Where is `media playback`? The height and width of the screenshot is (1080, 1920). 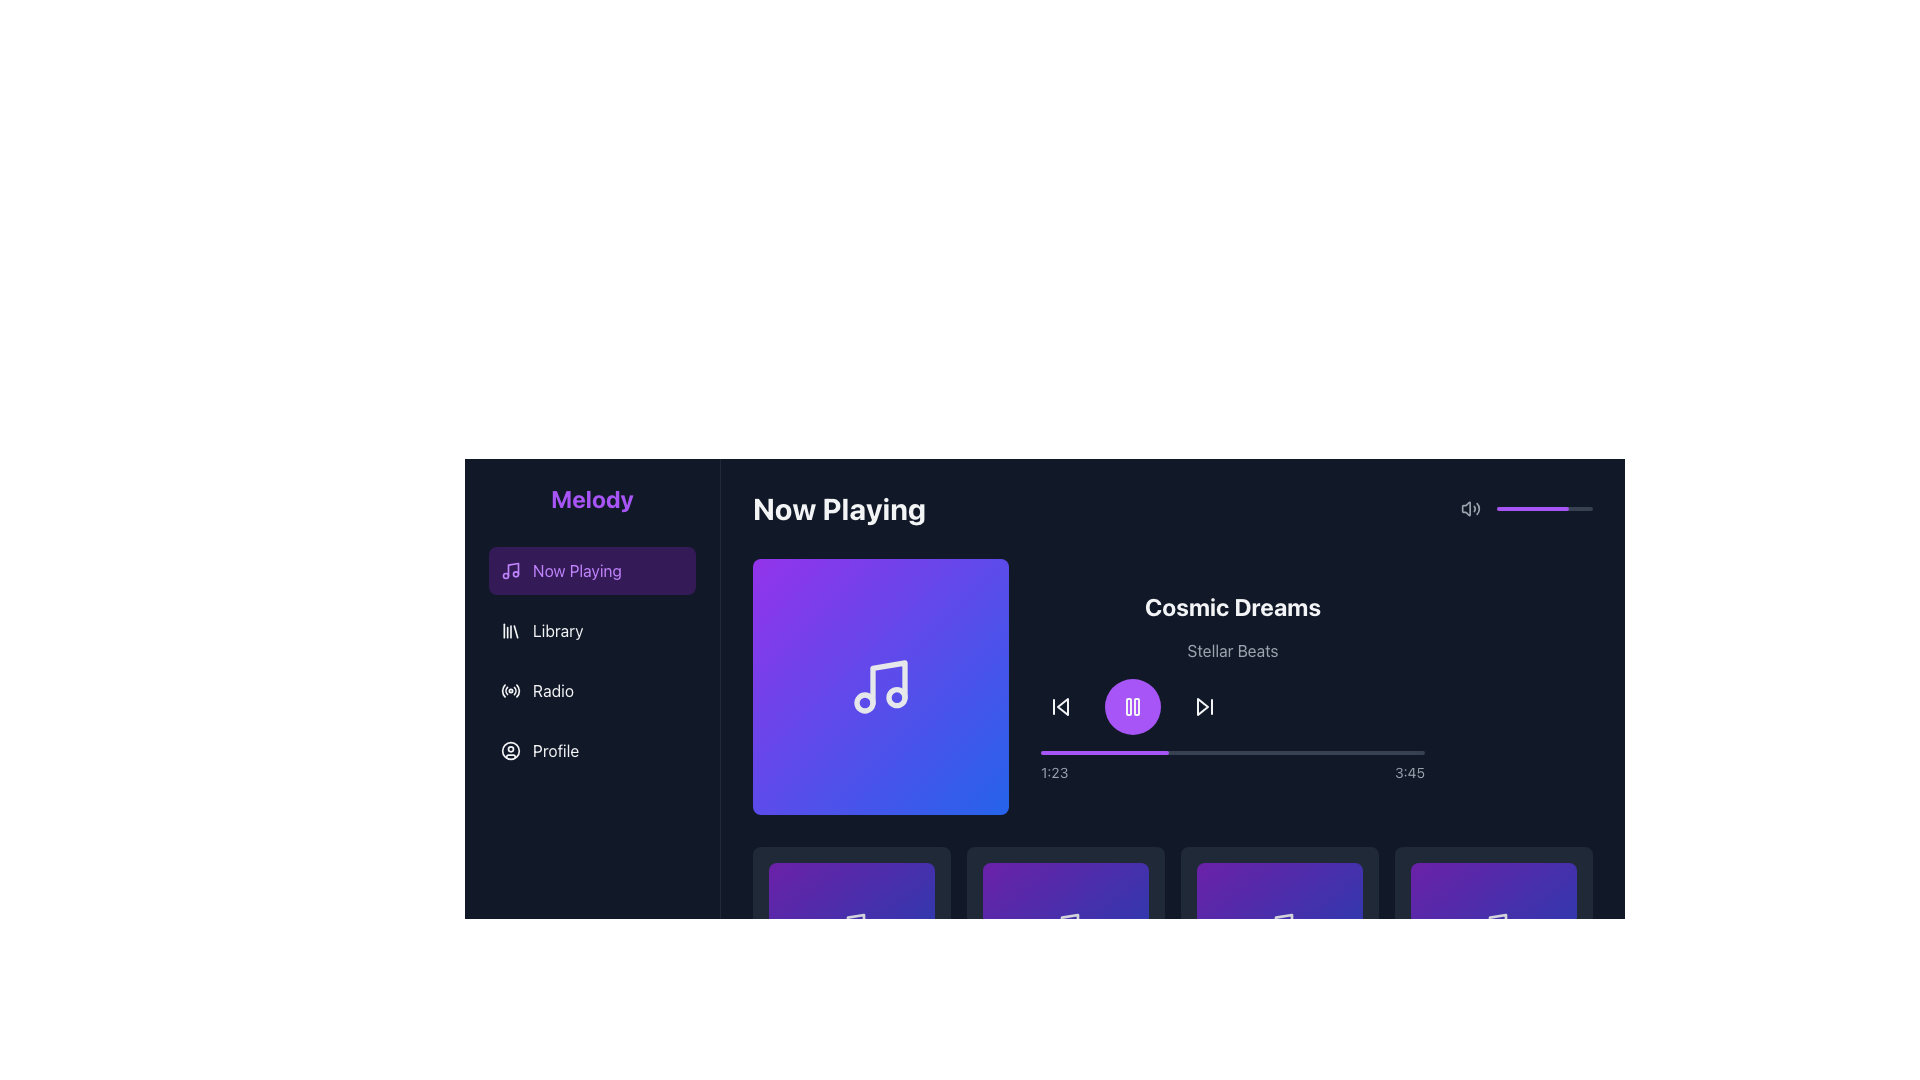 media playback is located at coordinates (1214, 752).